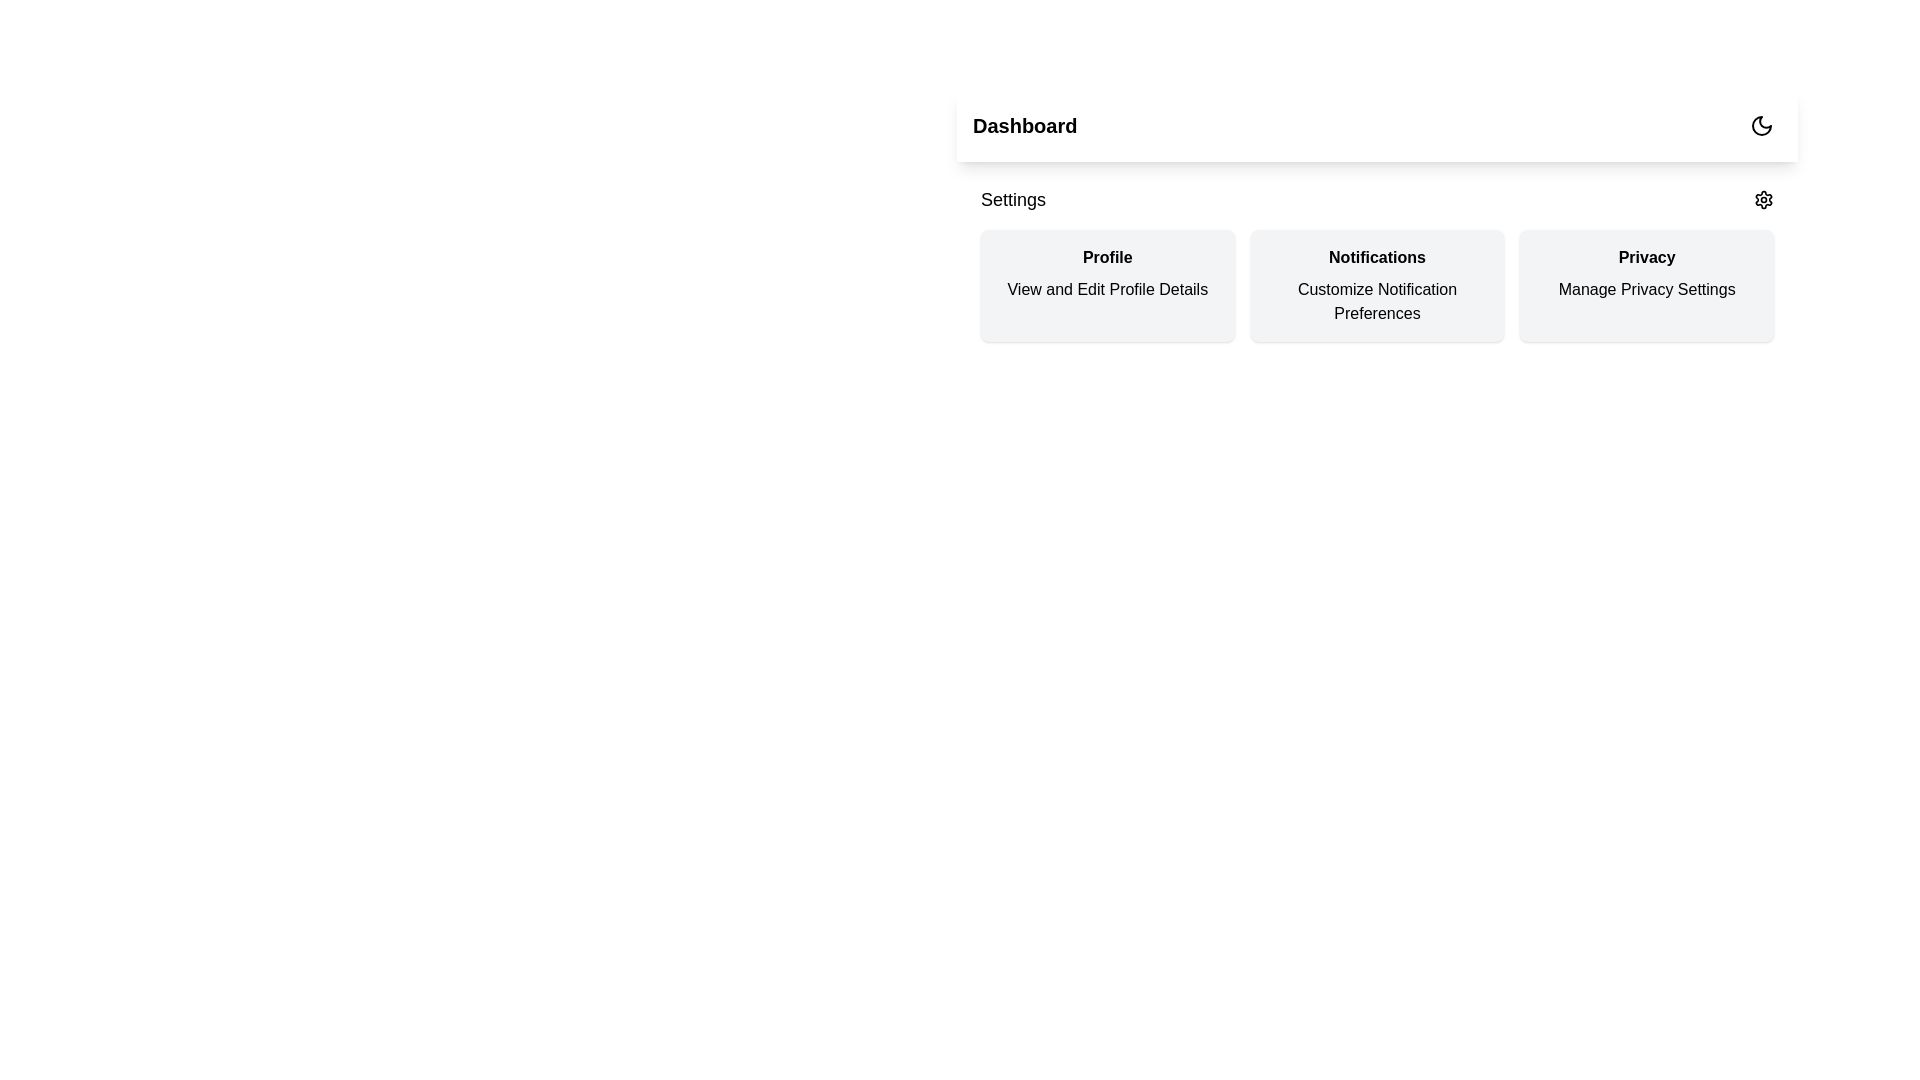 The image size is (1920, 1080). I want to click on textual content from the 'Notifications' section header and its subtitle 'Customize Notification Preferences', which is positioned in the middle column of the layout, so click(1376, 262).